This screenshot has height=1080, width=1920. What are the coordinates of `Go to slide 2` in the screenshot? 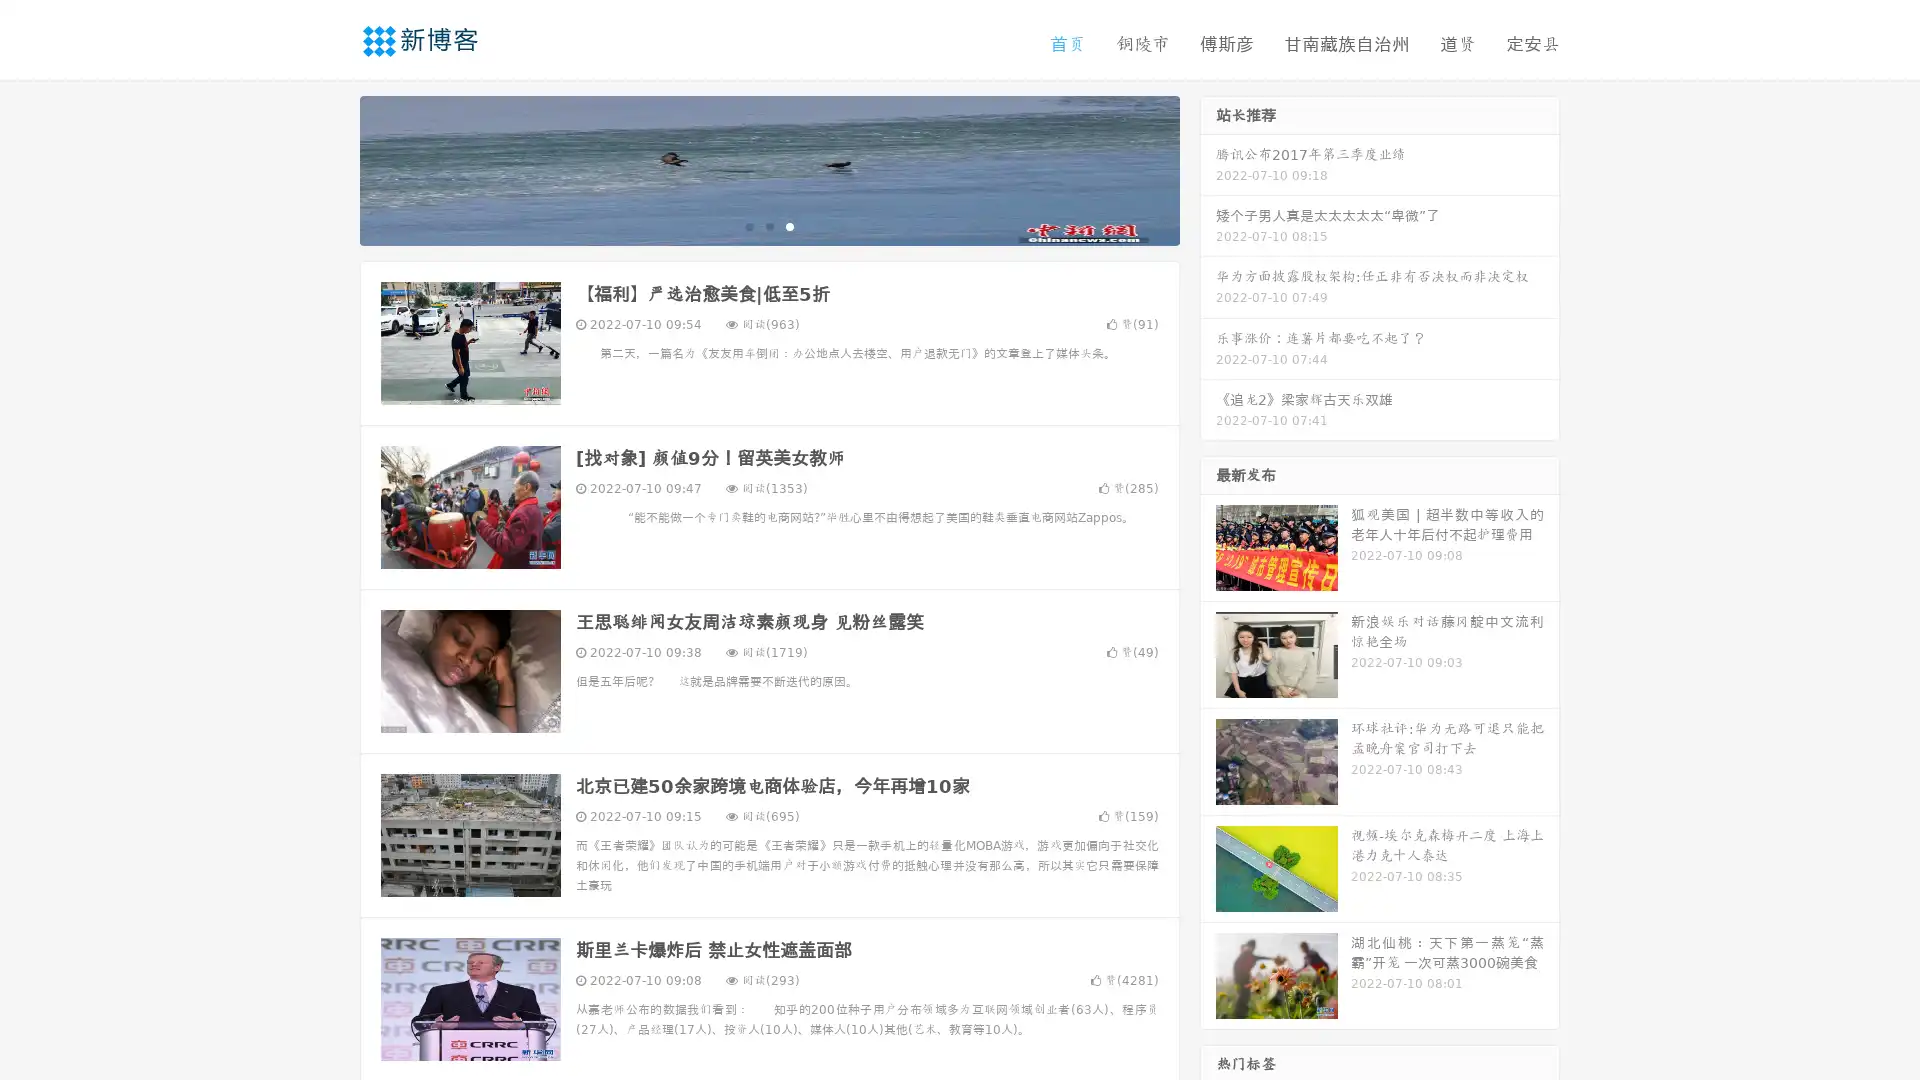 It's located at (768, 225).